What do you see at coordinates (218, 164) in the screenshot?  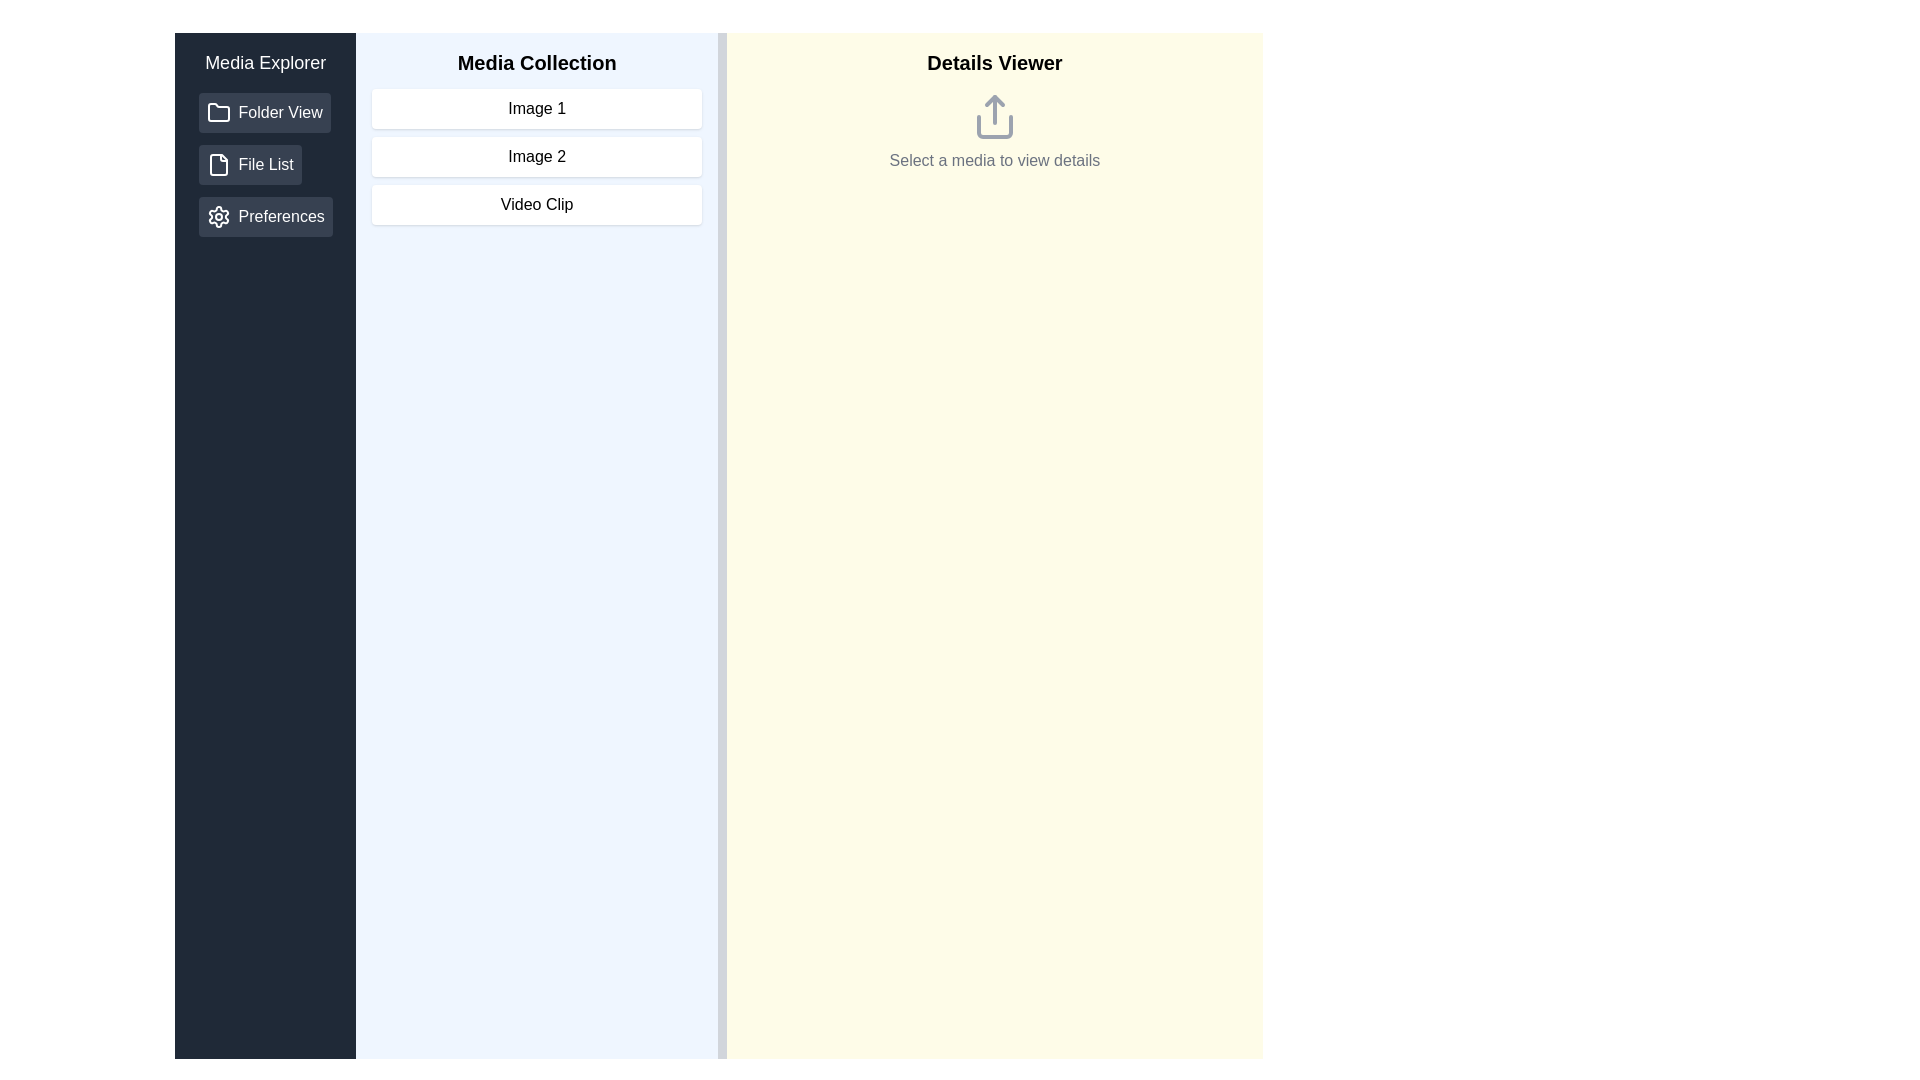 I see `the file icon` at bounding box center [218, 164].